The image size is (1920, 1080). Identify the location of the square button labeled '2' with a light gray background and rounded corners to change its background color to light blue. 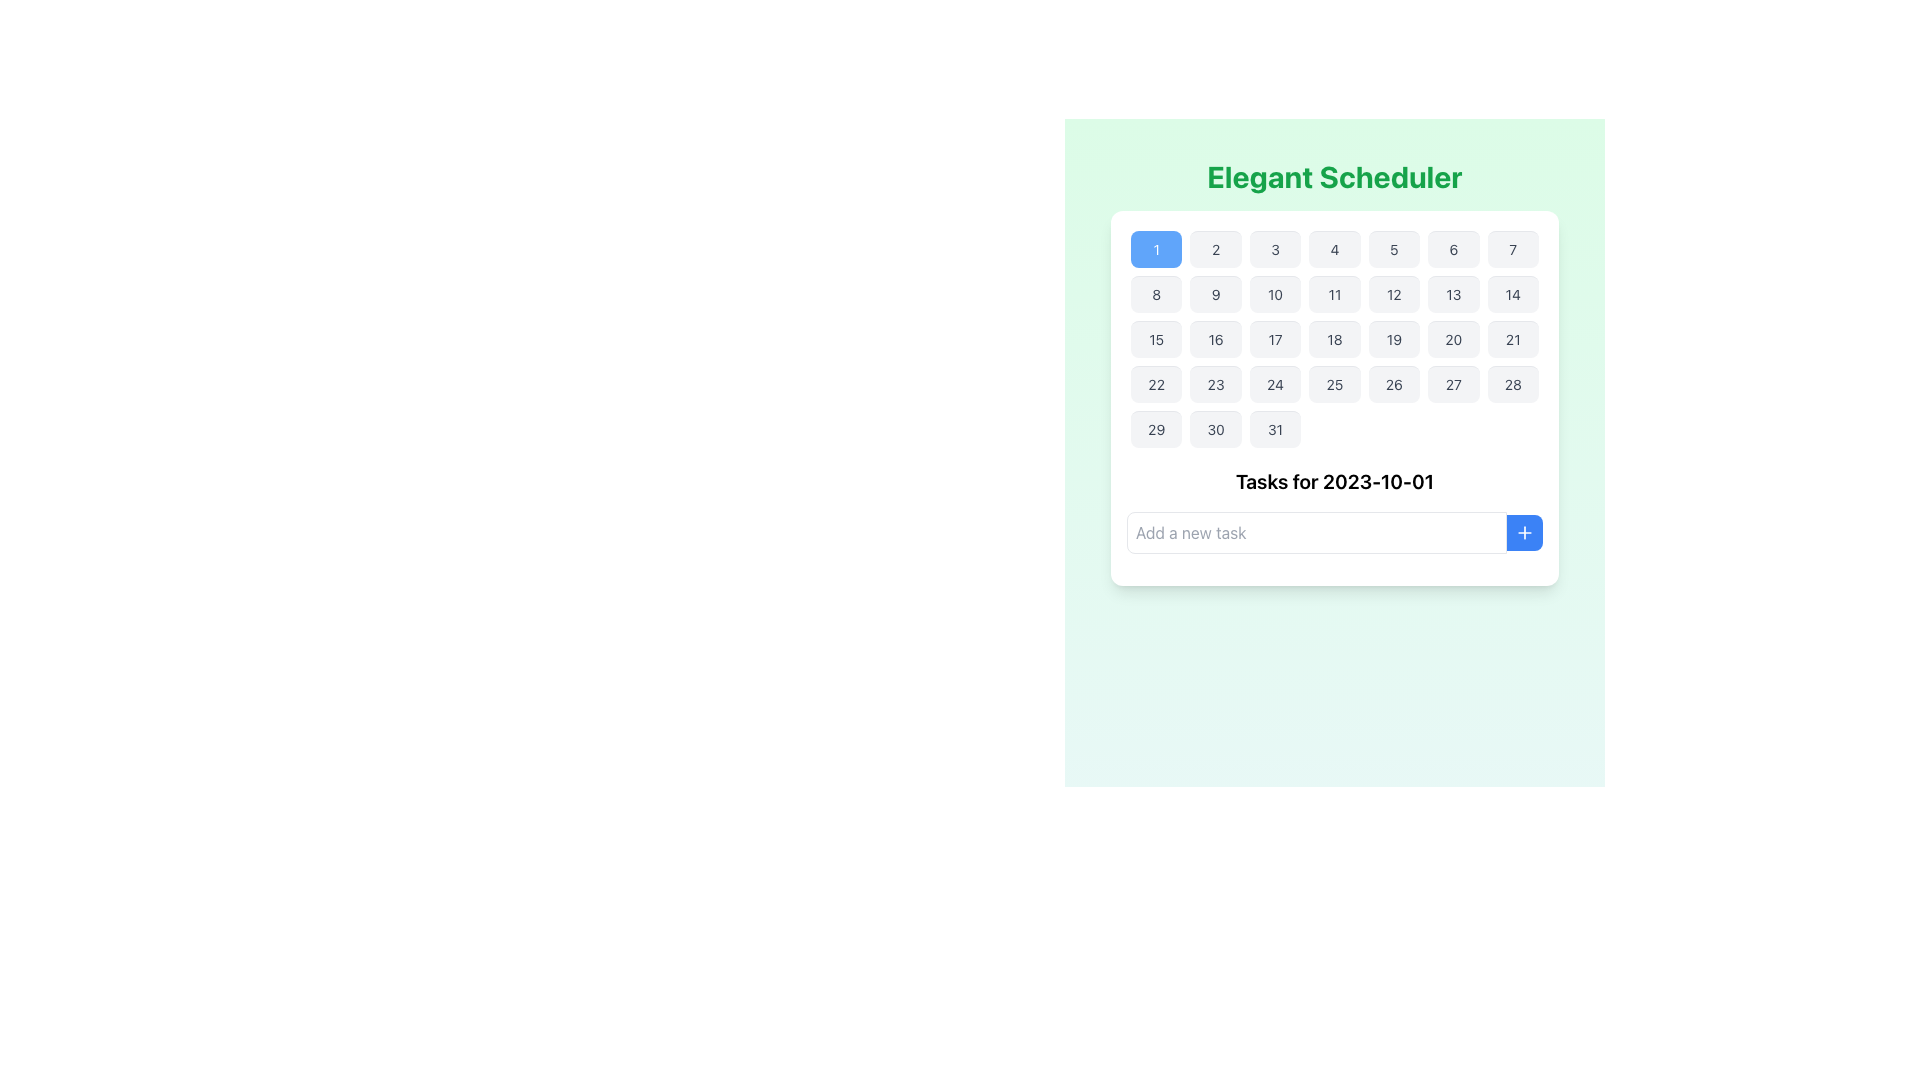
(1215, 248).